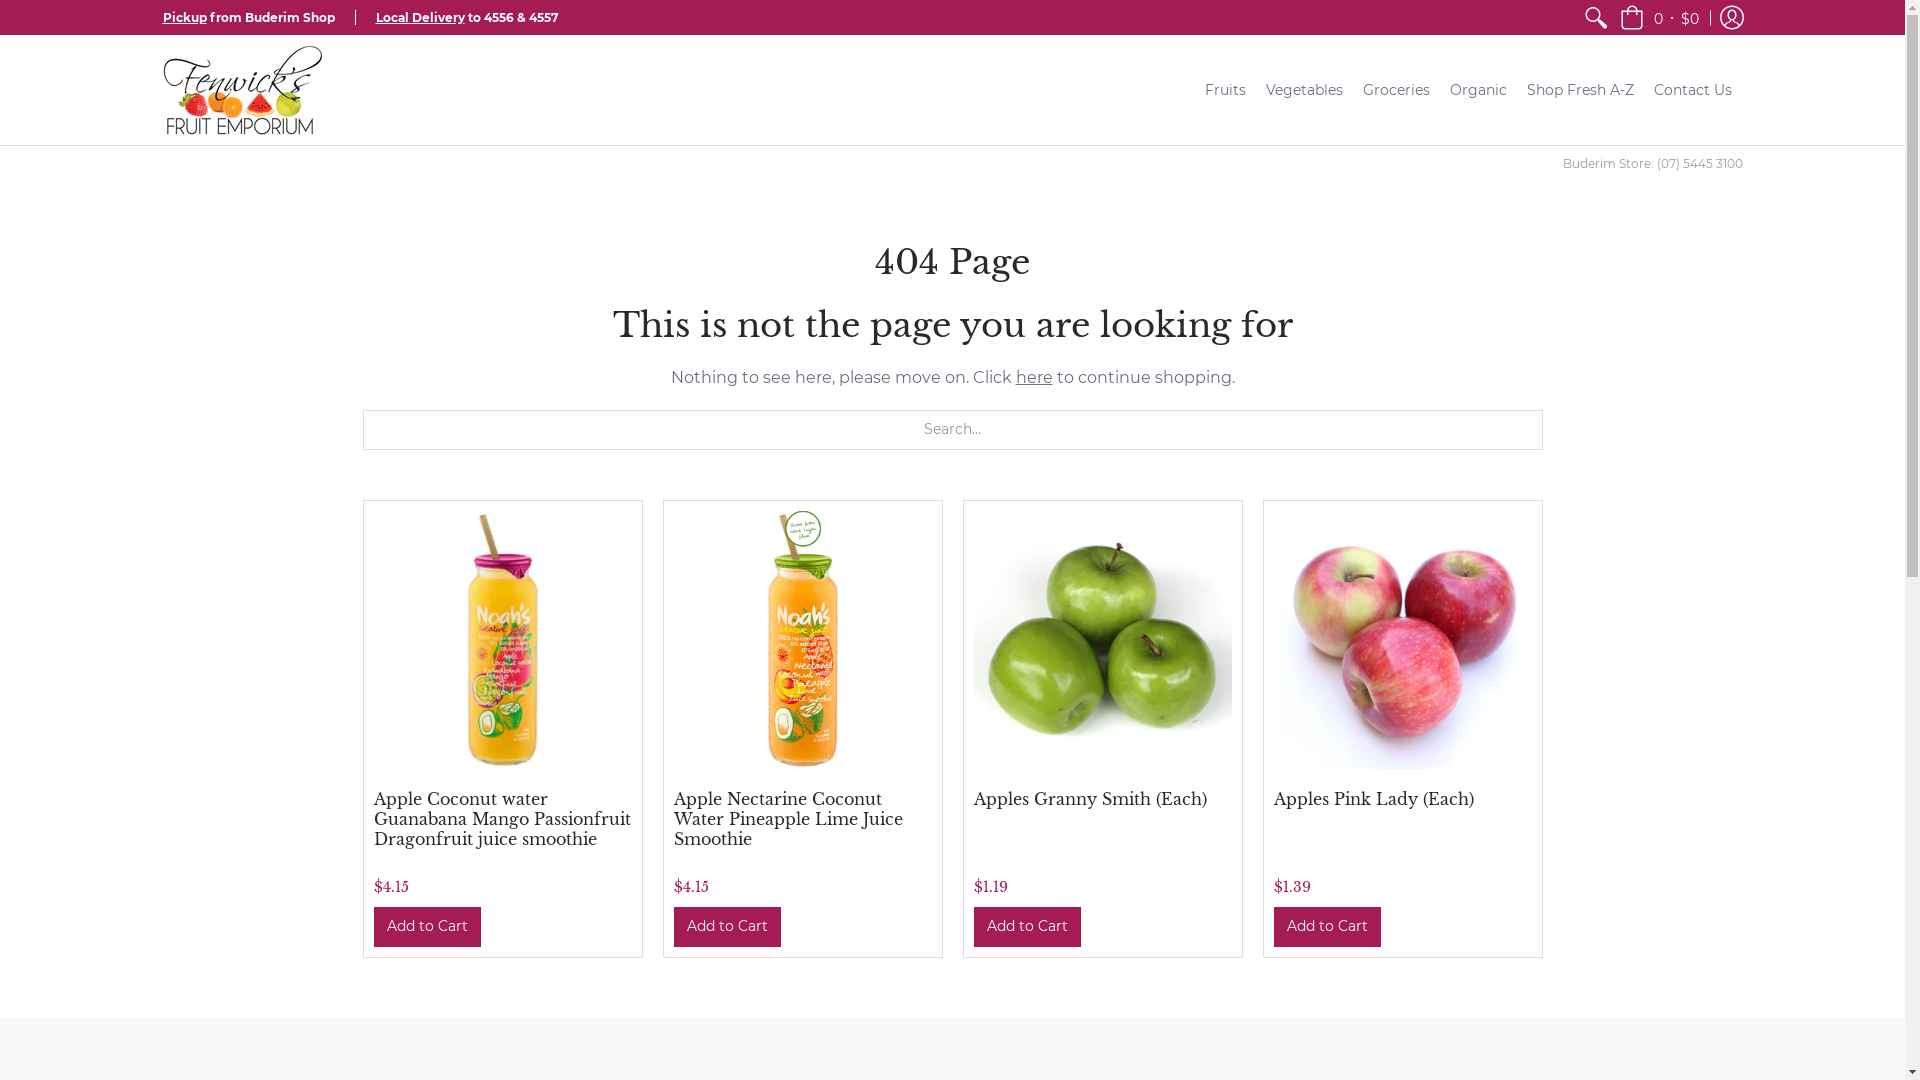 Image resolution: width=1920 pixels, height=1080 pixels. What do you see at coordinates (1304, 88) in the screenshot?
I see `'Vegetables'` at bounding box center [1304, 88].